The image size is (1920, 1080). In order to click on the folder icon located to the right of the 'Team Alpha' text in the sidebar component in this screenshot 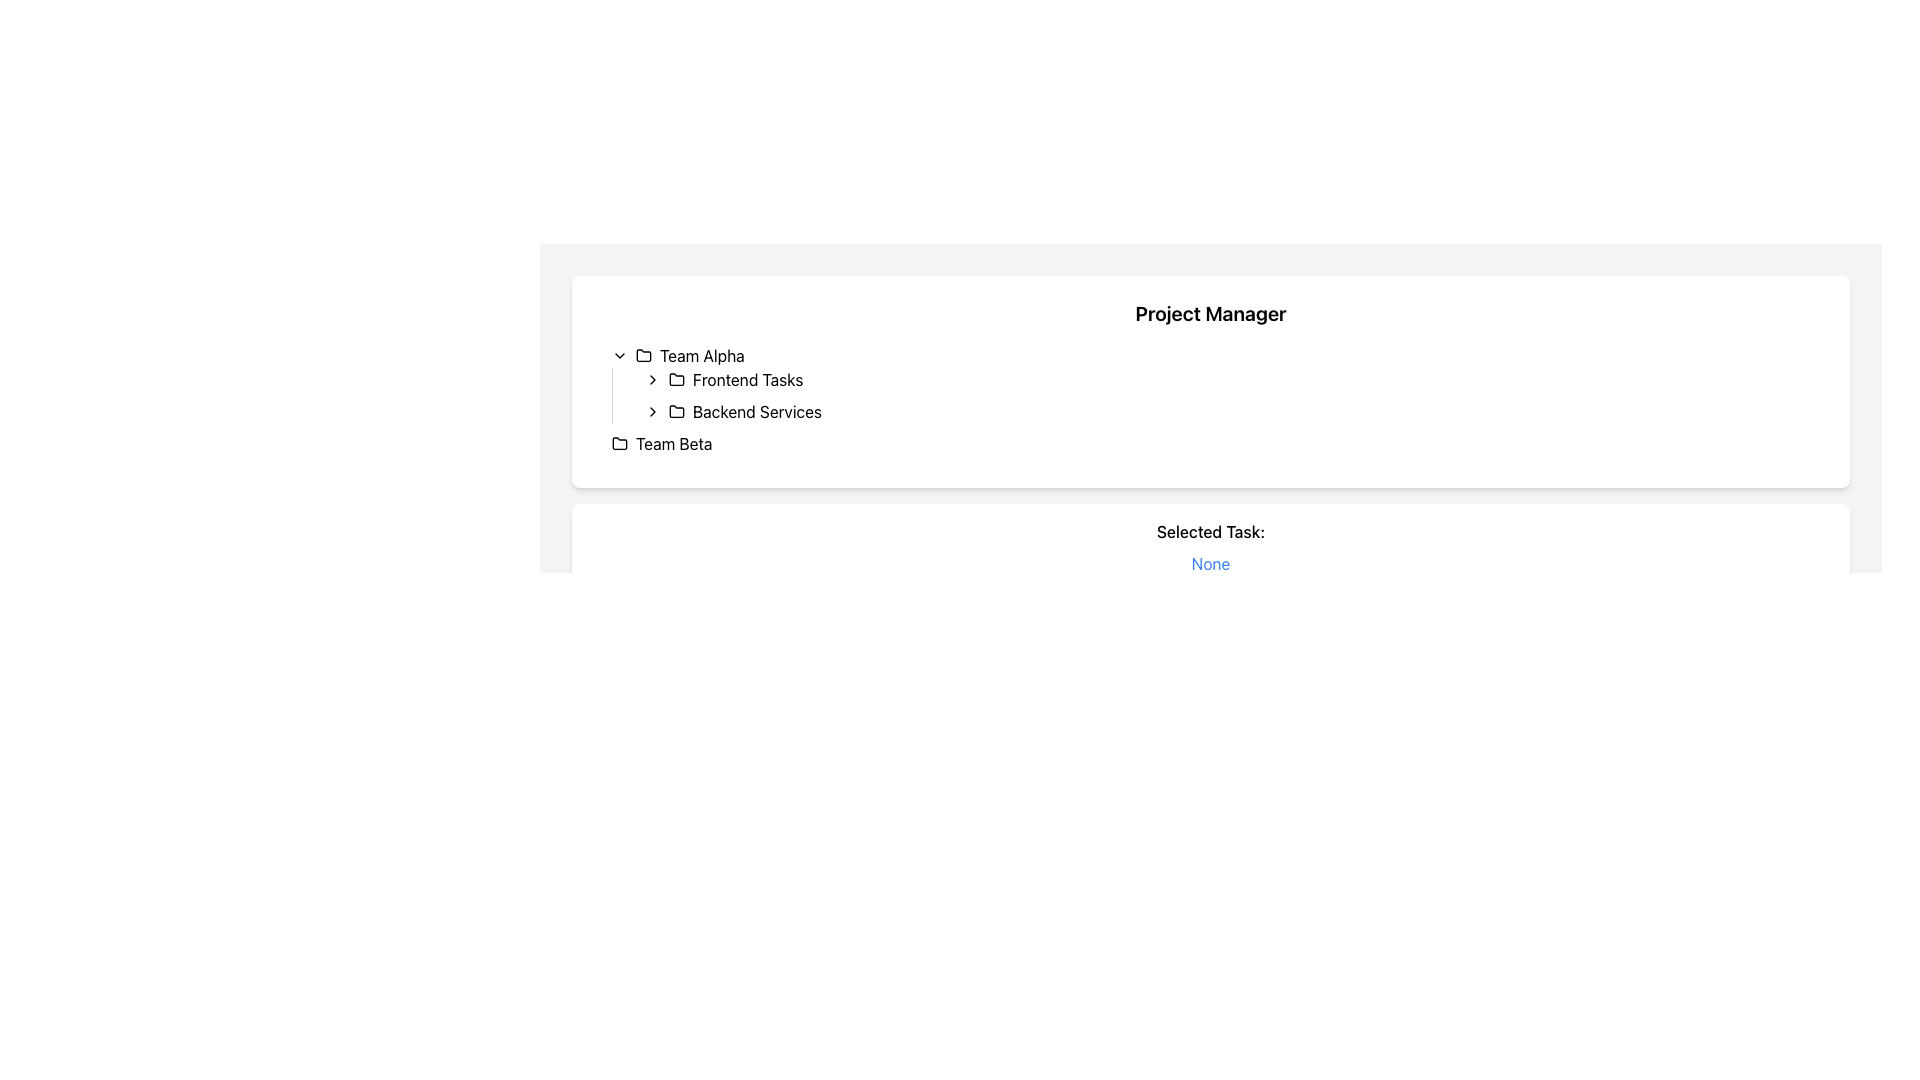, I will do `click(643, 354)`.